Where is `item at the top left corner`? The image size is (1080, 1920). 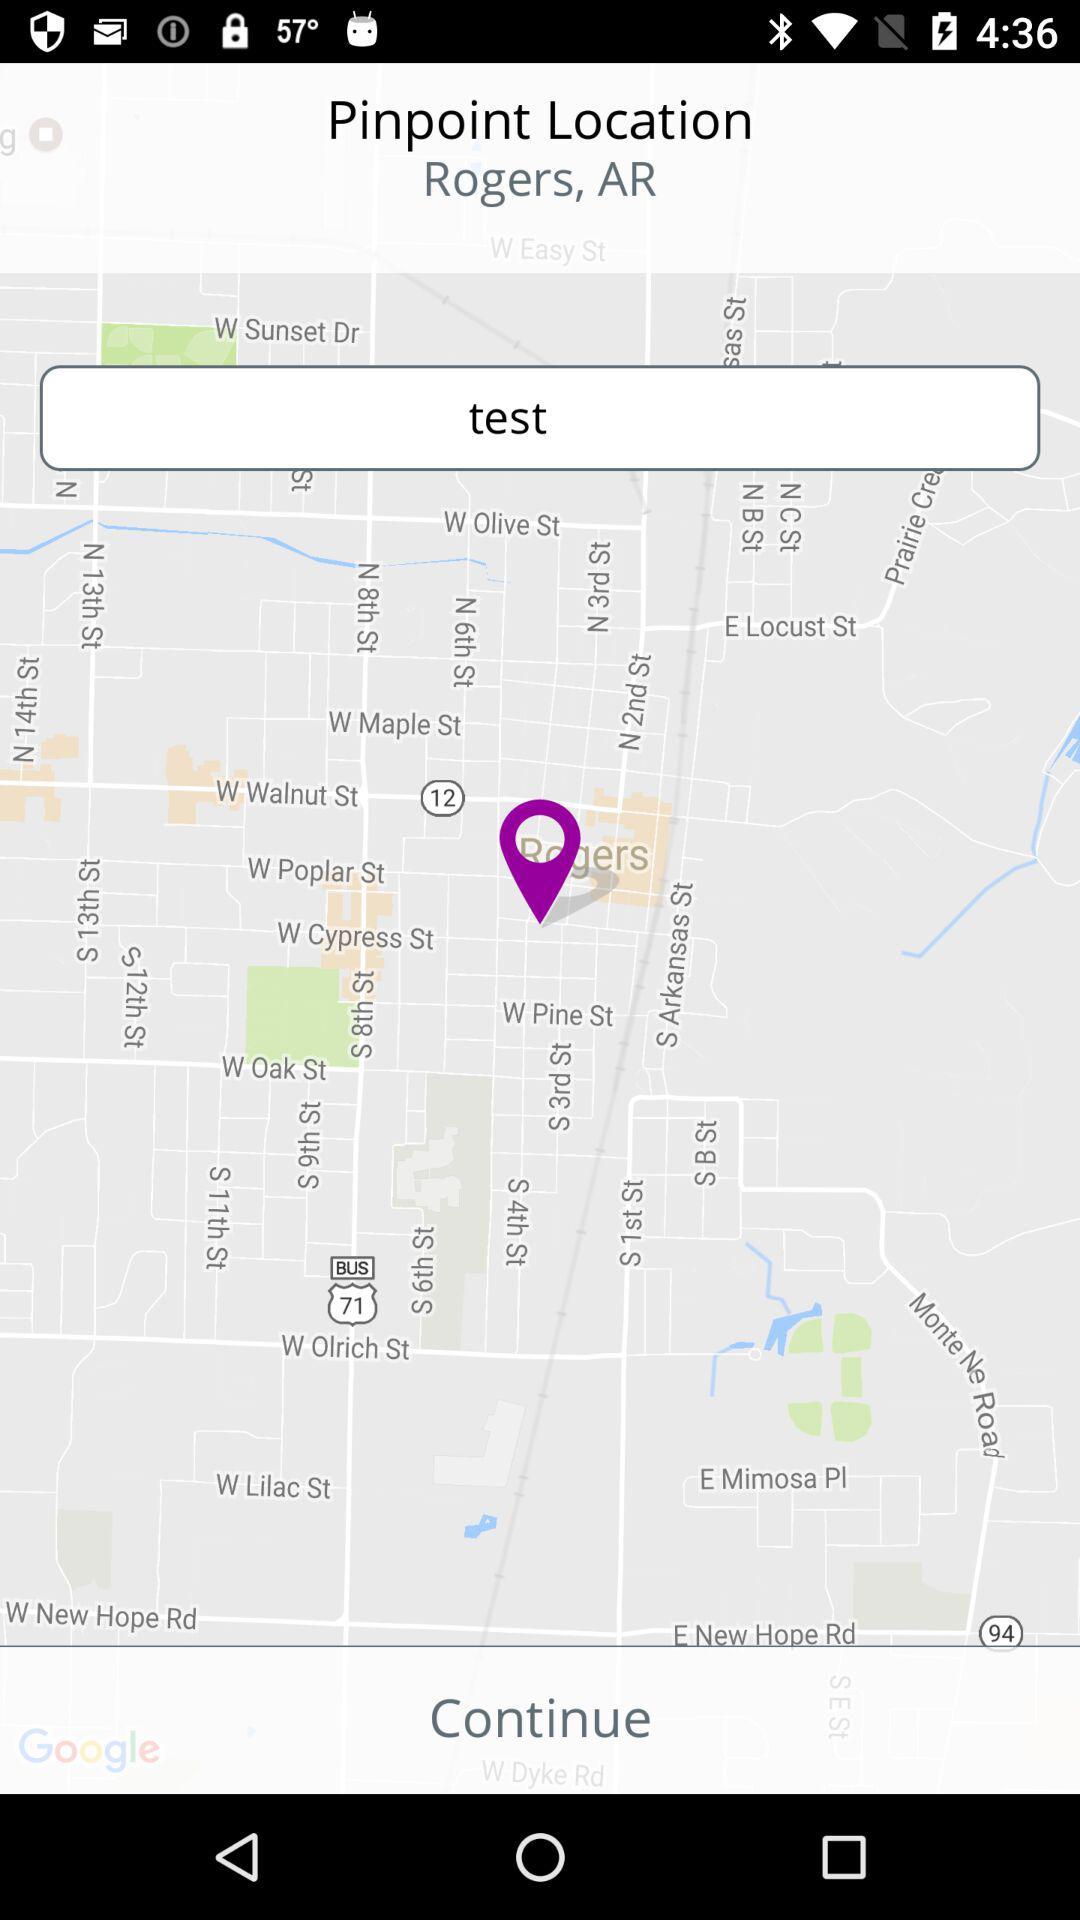
item at the top left corner is located at coordinates (131, 240).